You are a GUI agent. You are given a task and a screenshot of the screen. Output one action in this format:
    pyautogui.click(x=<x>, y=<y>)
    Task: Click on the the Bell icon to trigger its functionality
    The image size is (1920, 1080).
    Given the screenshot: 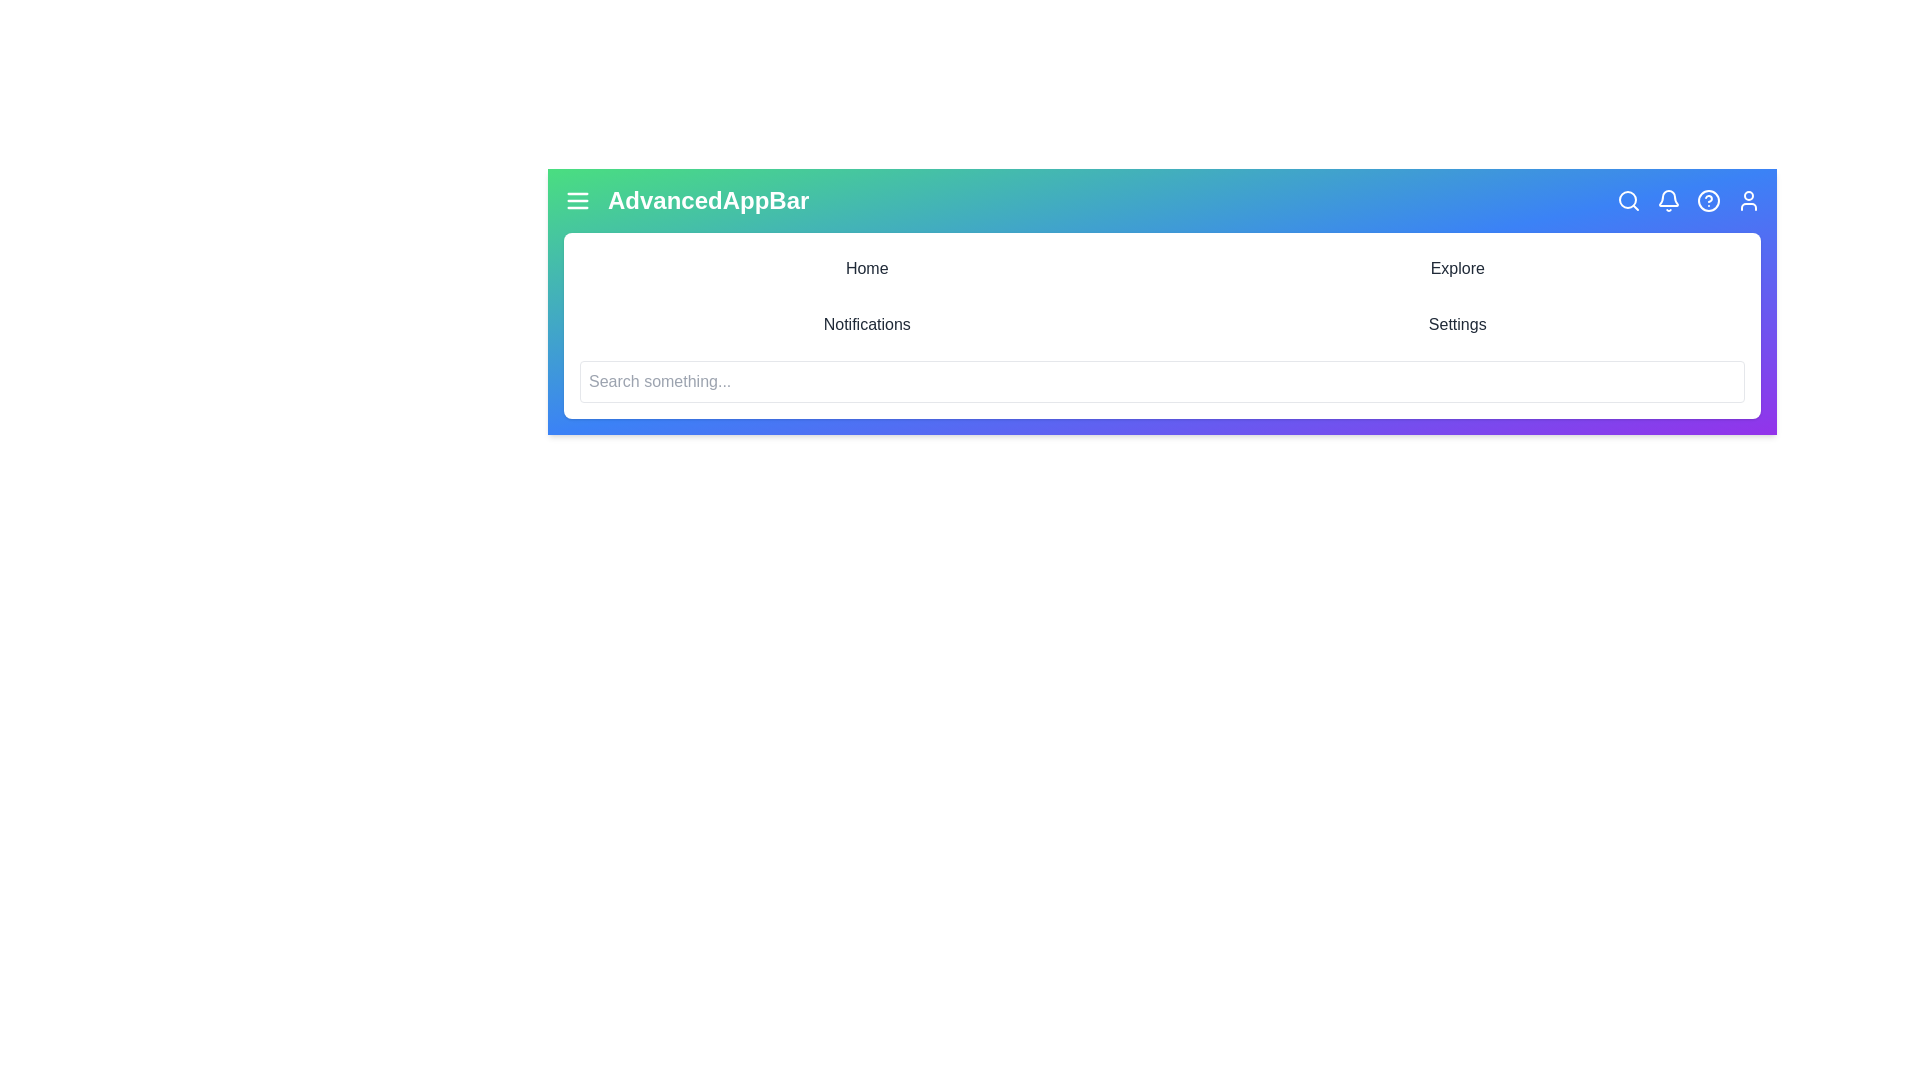 What is the action you would take?
    pyautogui.click(x=1669, y=200)
    